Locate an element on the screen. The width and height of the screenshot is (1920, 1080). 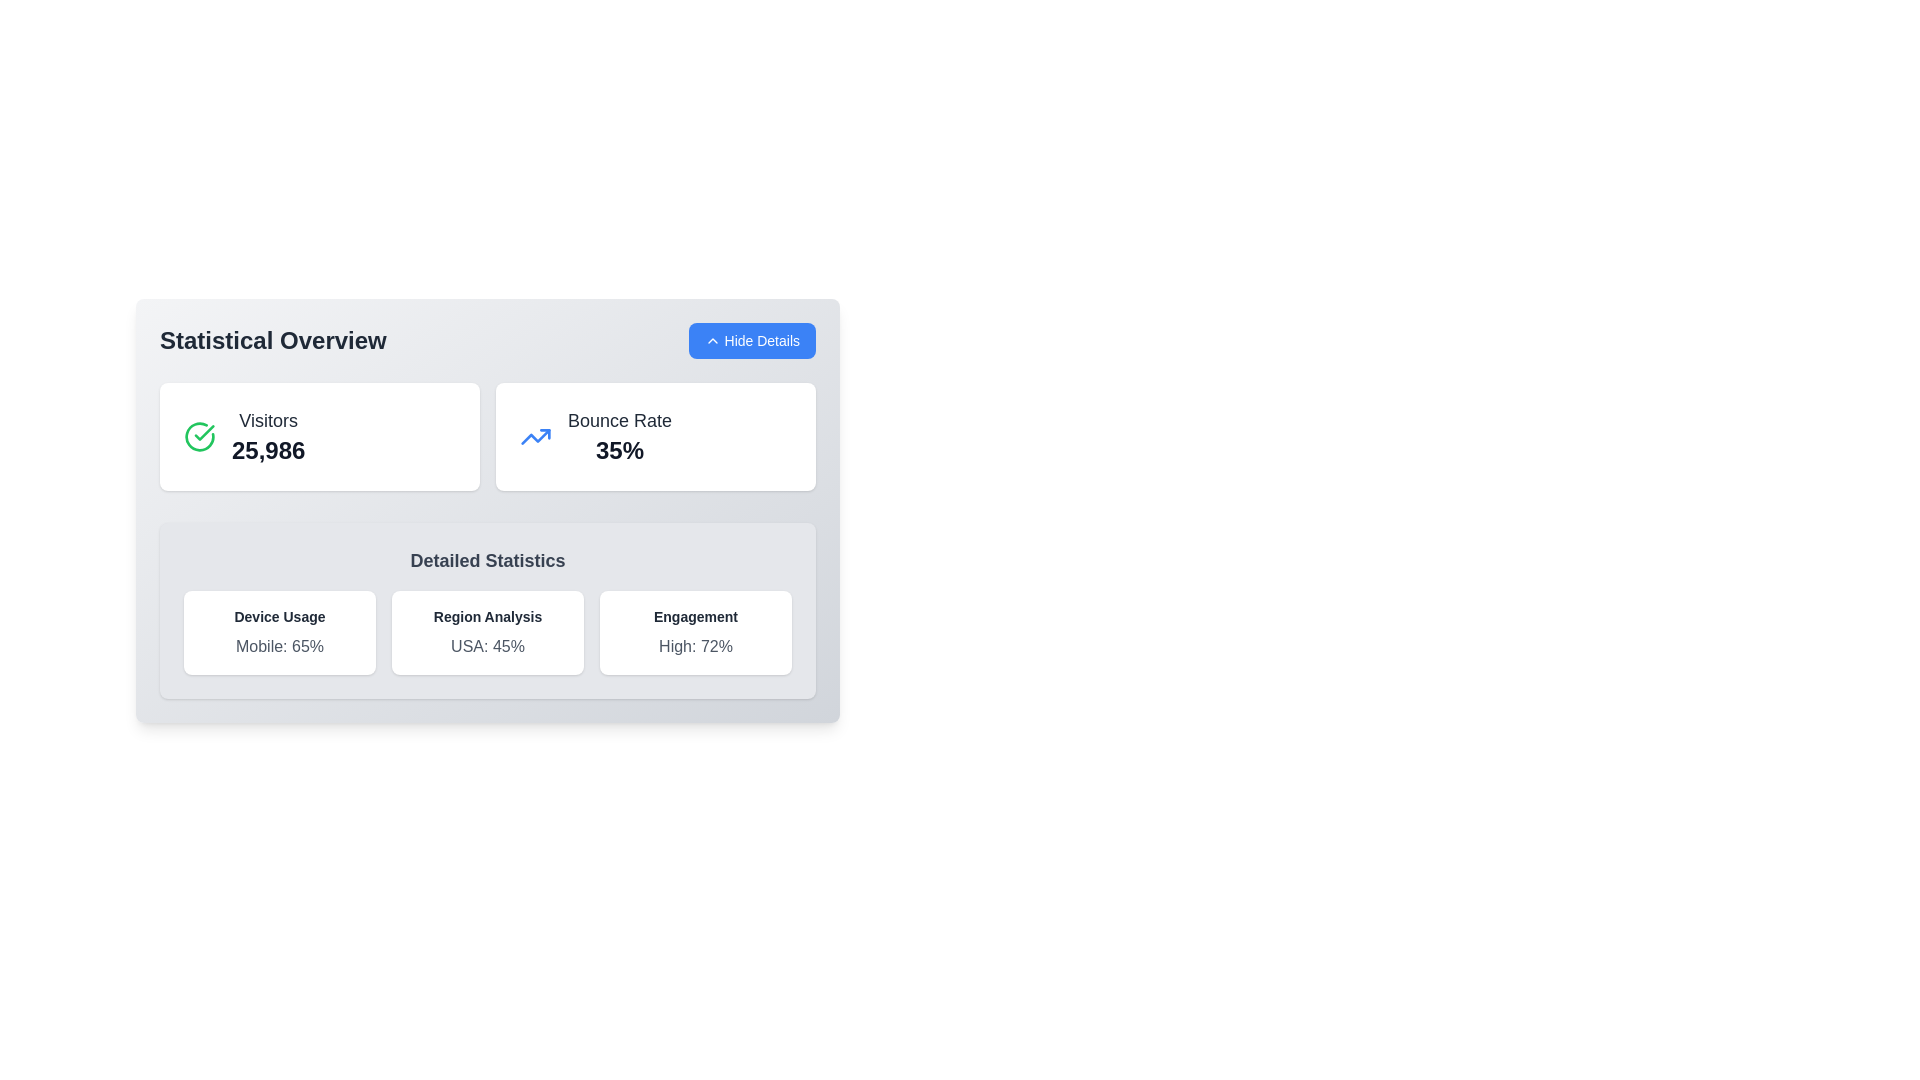
the descriptive Text label indicating the context of the numerical value representing the percentage in the statistics overview card layout is located at coordinates (618, 419).